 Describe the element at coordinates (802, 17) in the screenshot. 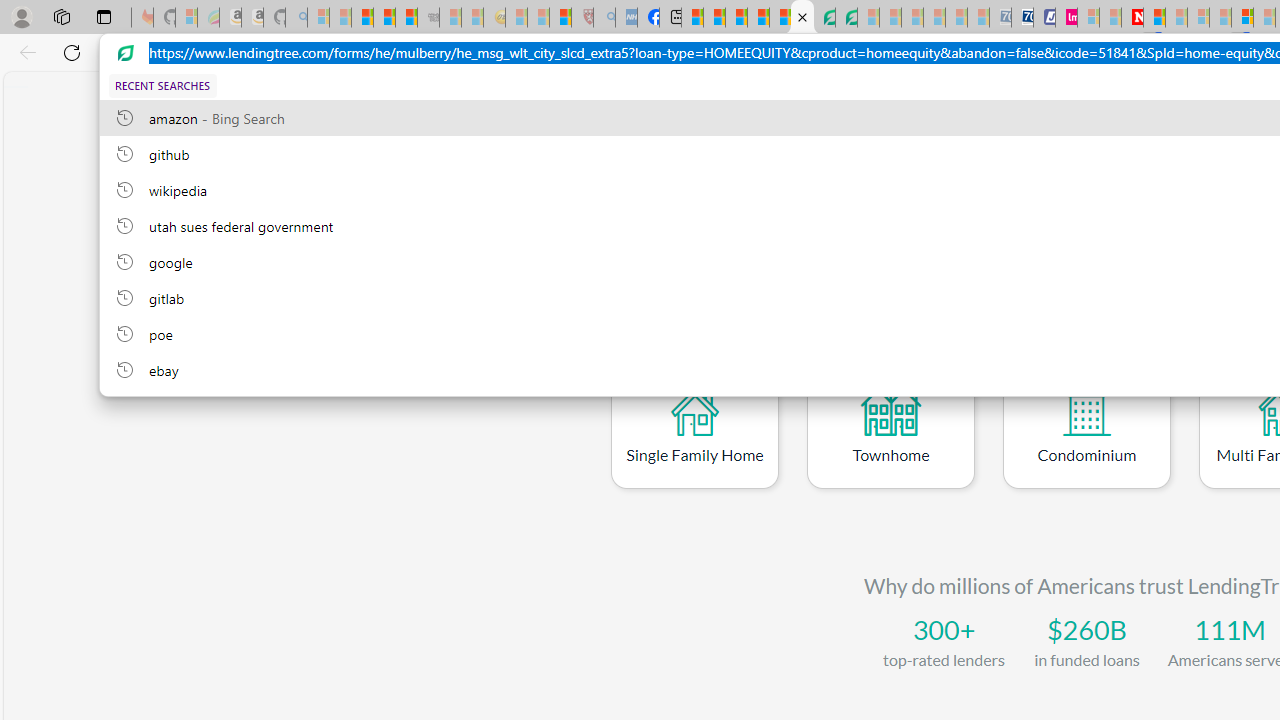

I see `'LendingTree - Compare Lenders'` at that location.